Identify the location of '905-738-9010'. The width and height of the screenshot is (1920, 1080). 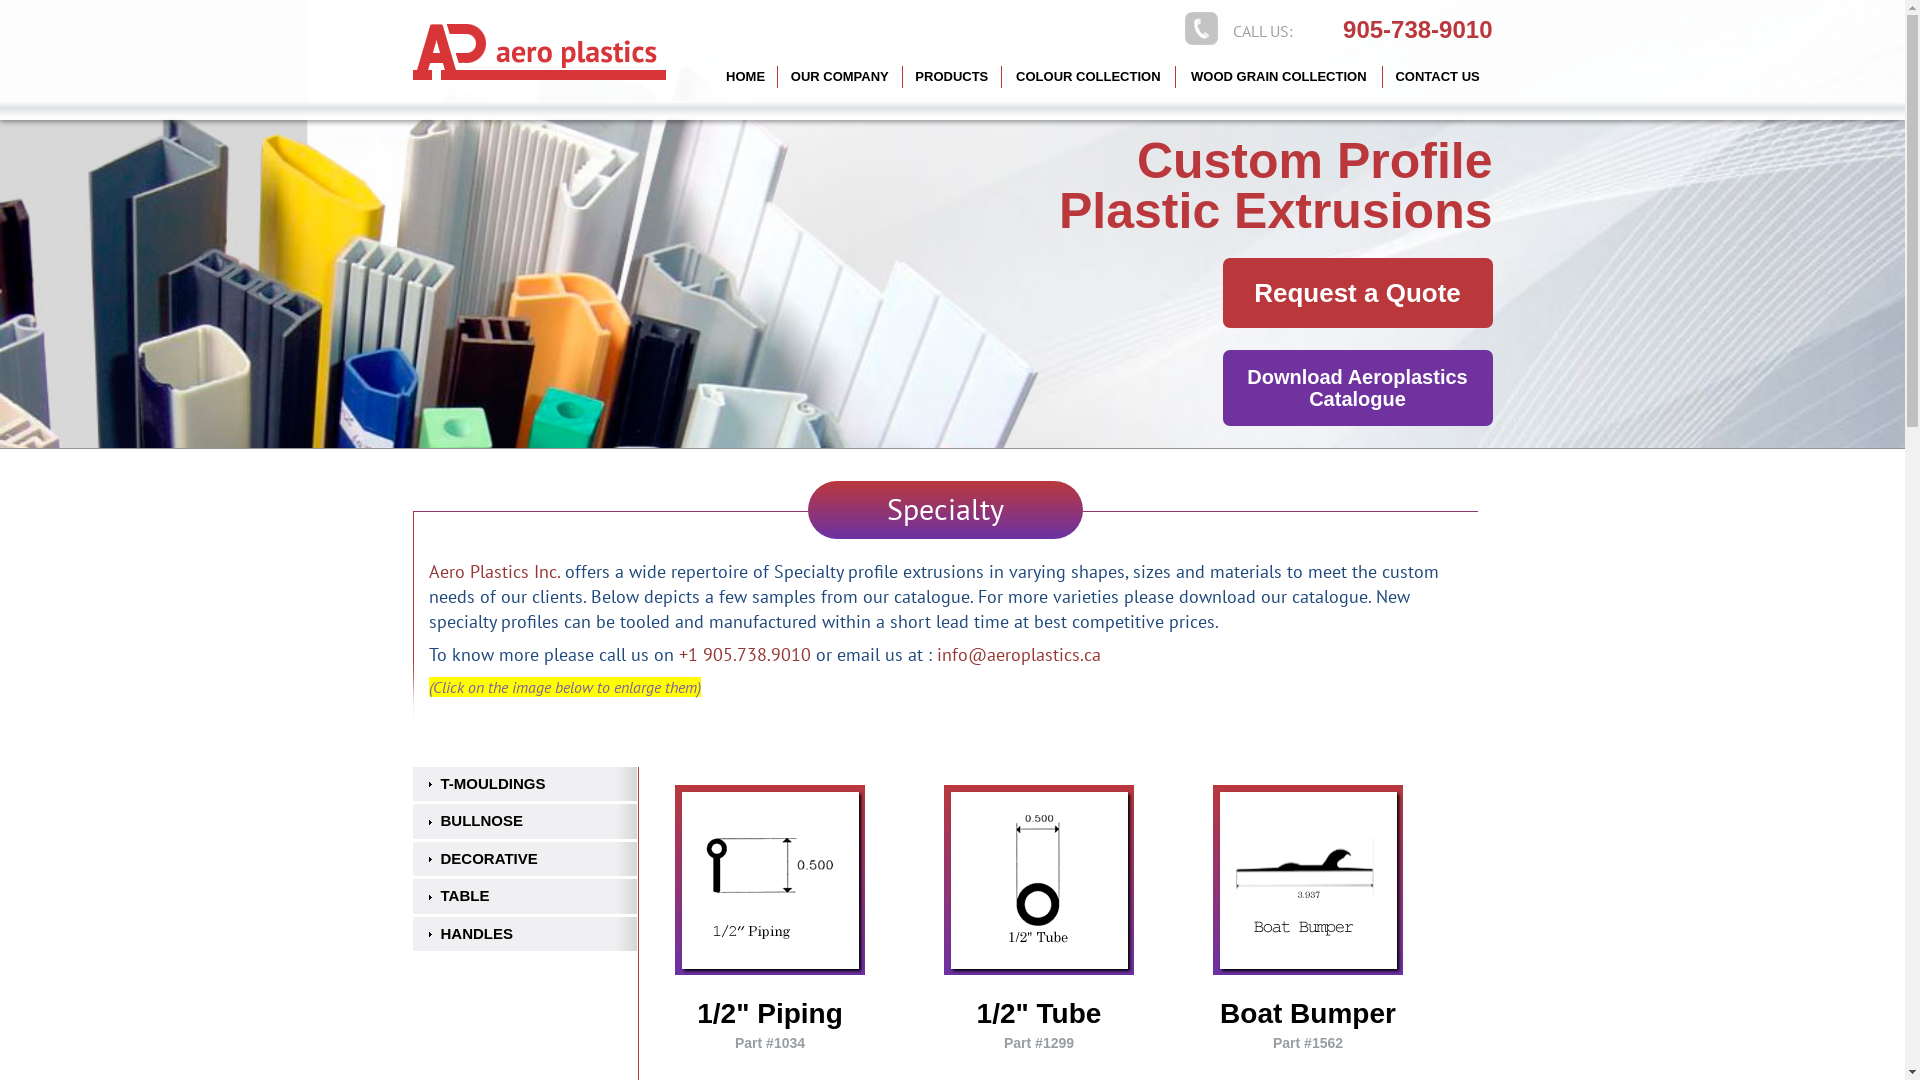
(1343, 30).